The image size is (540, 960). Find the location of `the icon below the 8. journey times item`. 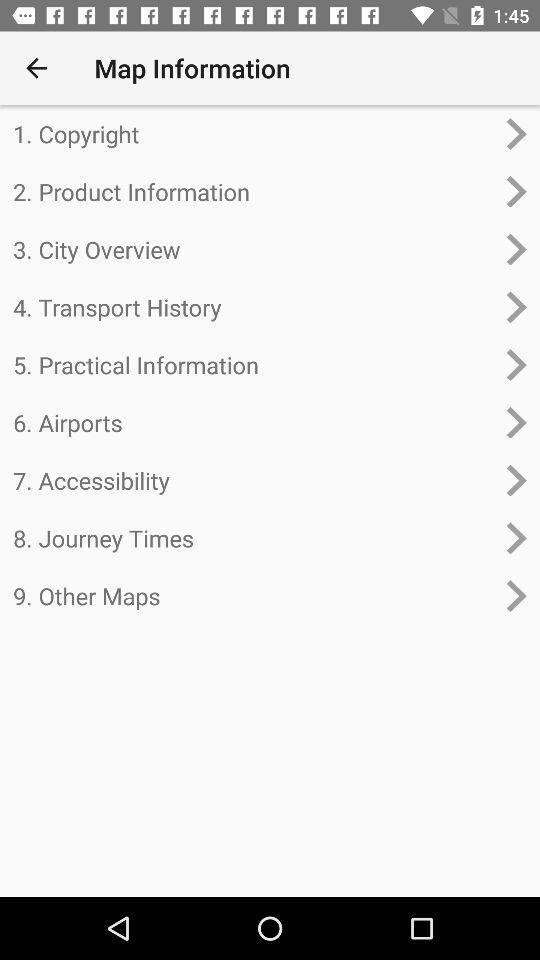

the icon below the 8. journey times item is located at coordinates (253, 596).